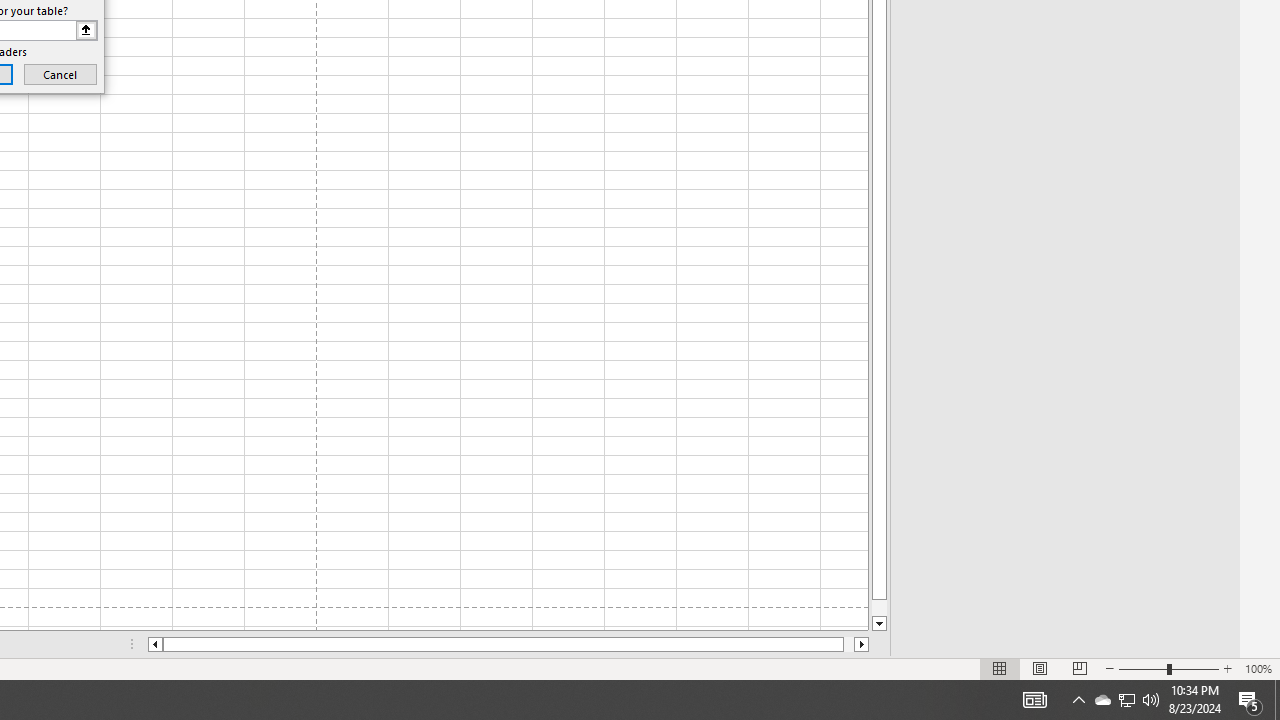 The width and height of the screenshot is (1280, 720). What do you see at coordinates (848, 644) in the screenshot?
I see `'Page right'` at bounding box center [848, 644].